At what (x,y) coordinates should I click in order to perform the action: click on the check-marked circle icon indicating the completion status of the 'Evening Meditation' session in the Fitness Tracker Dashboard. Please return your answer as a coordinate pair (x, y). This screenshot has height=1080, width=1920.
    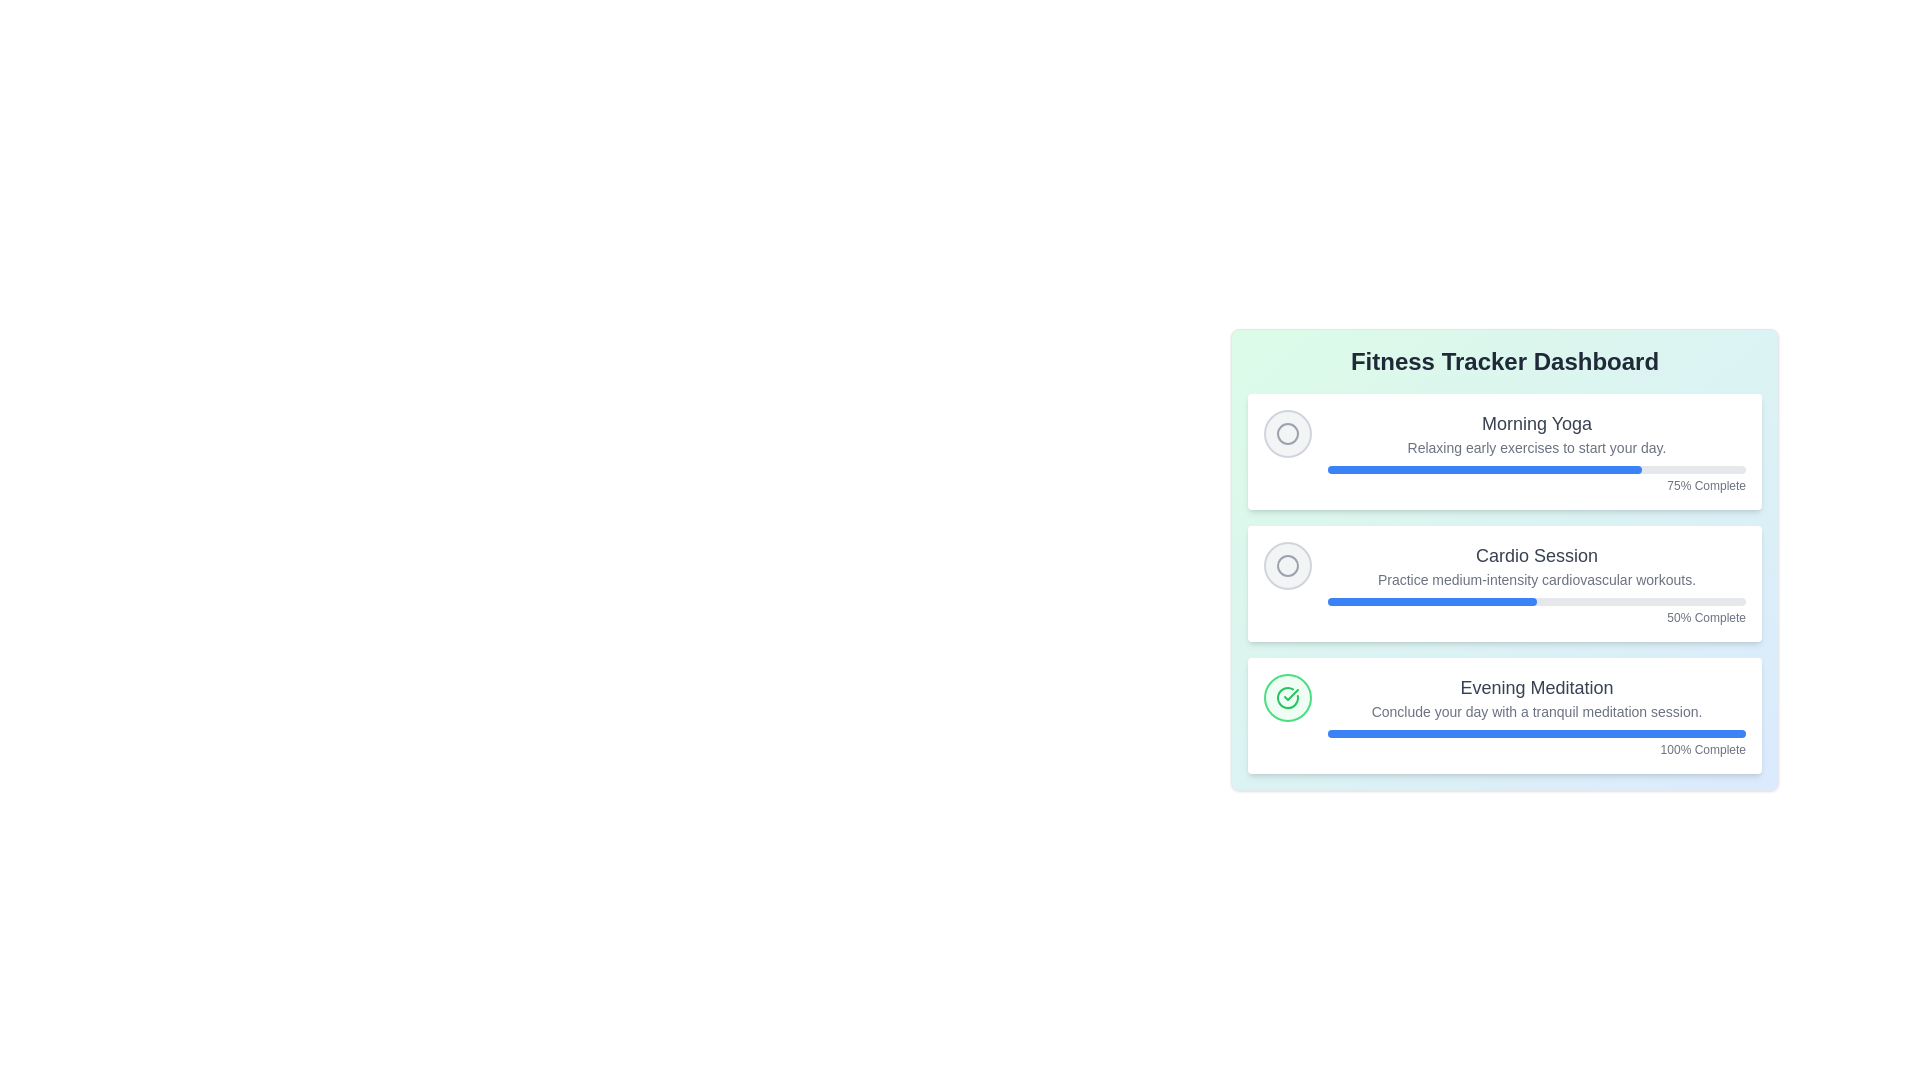
    Looking at the image, I should click on (1287, 697).